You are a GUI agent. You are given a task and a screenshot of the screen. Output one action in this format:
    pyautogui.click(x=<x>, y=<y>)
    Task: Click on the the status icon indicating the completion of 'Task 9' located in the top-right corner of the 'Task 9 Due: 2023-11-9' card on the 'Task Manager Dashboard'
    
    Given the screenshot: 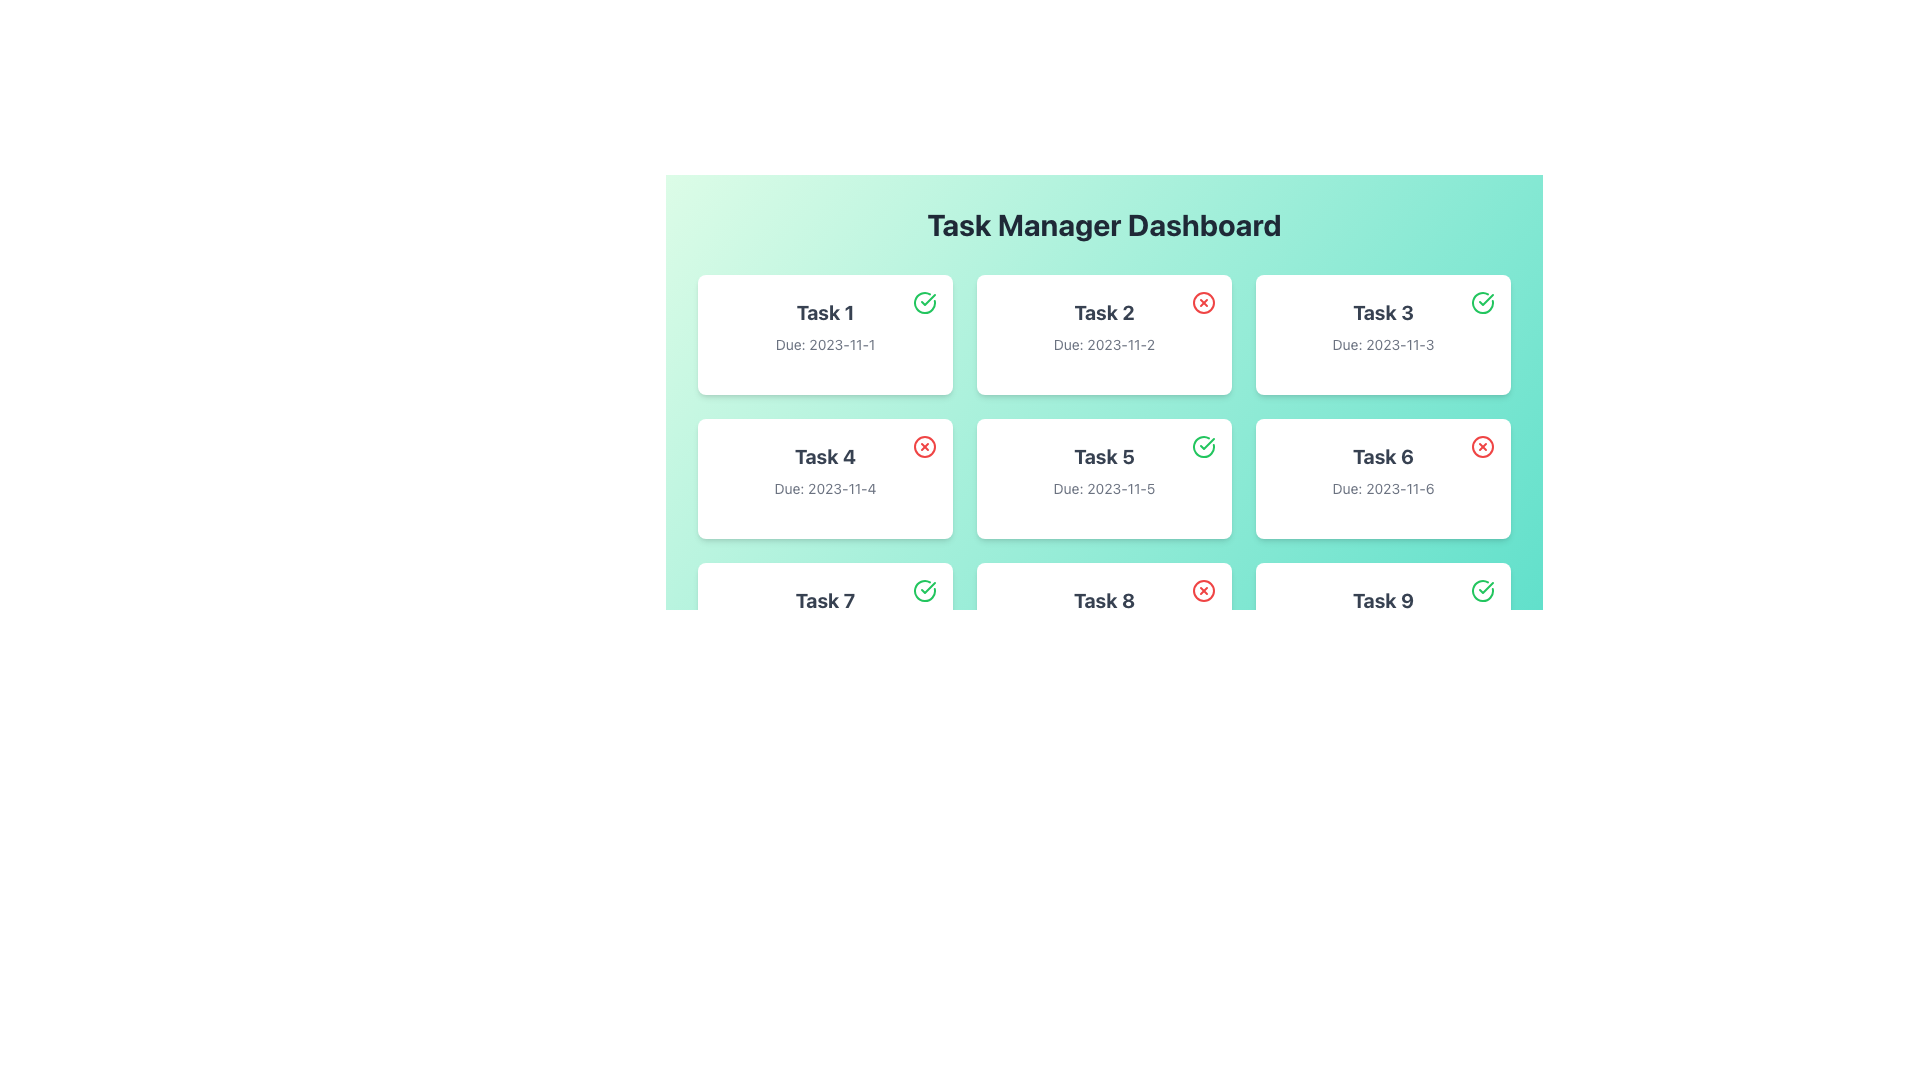 What is the action you would take?
    pyautogui.click(x=1483, y=589)
    